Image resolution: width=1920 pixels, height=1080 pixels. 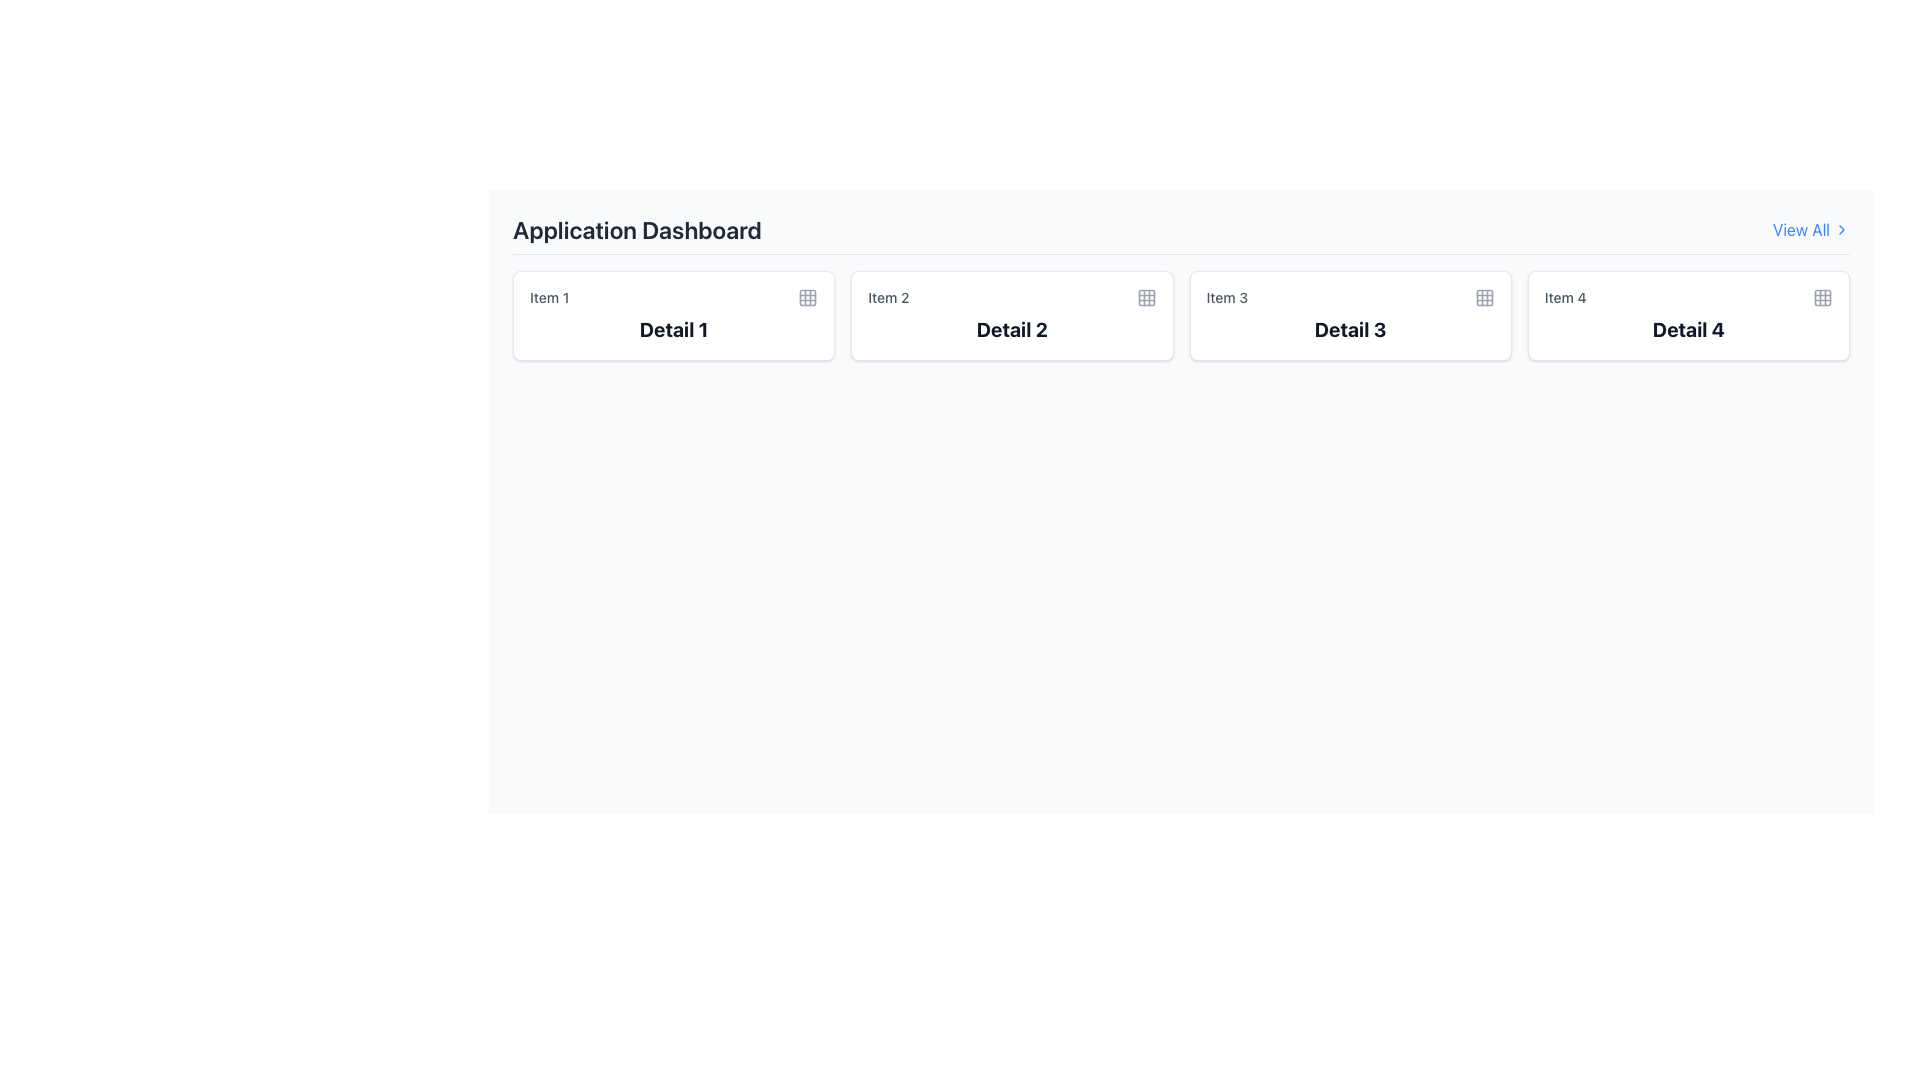 I want to click on the static text element that provides detailed information about 'Item 3', positioned below 'Item 3' in the third column of the grid layout, so click(x=1350, y=329).